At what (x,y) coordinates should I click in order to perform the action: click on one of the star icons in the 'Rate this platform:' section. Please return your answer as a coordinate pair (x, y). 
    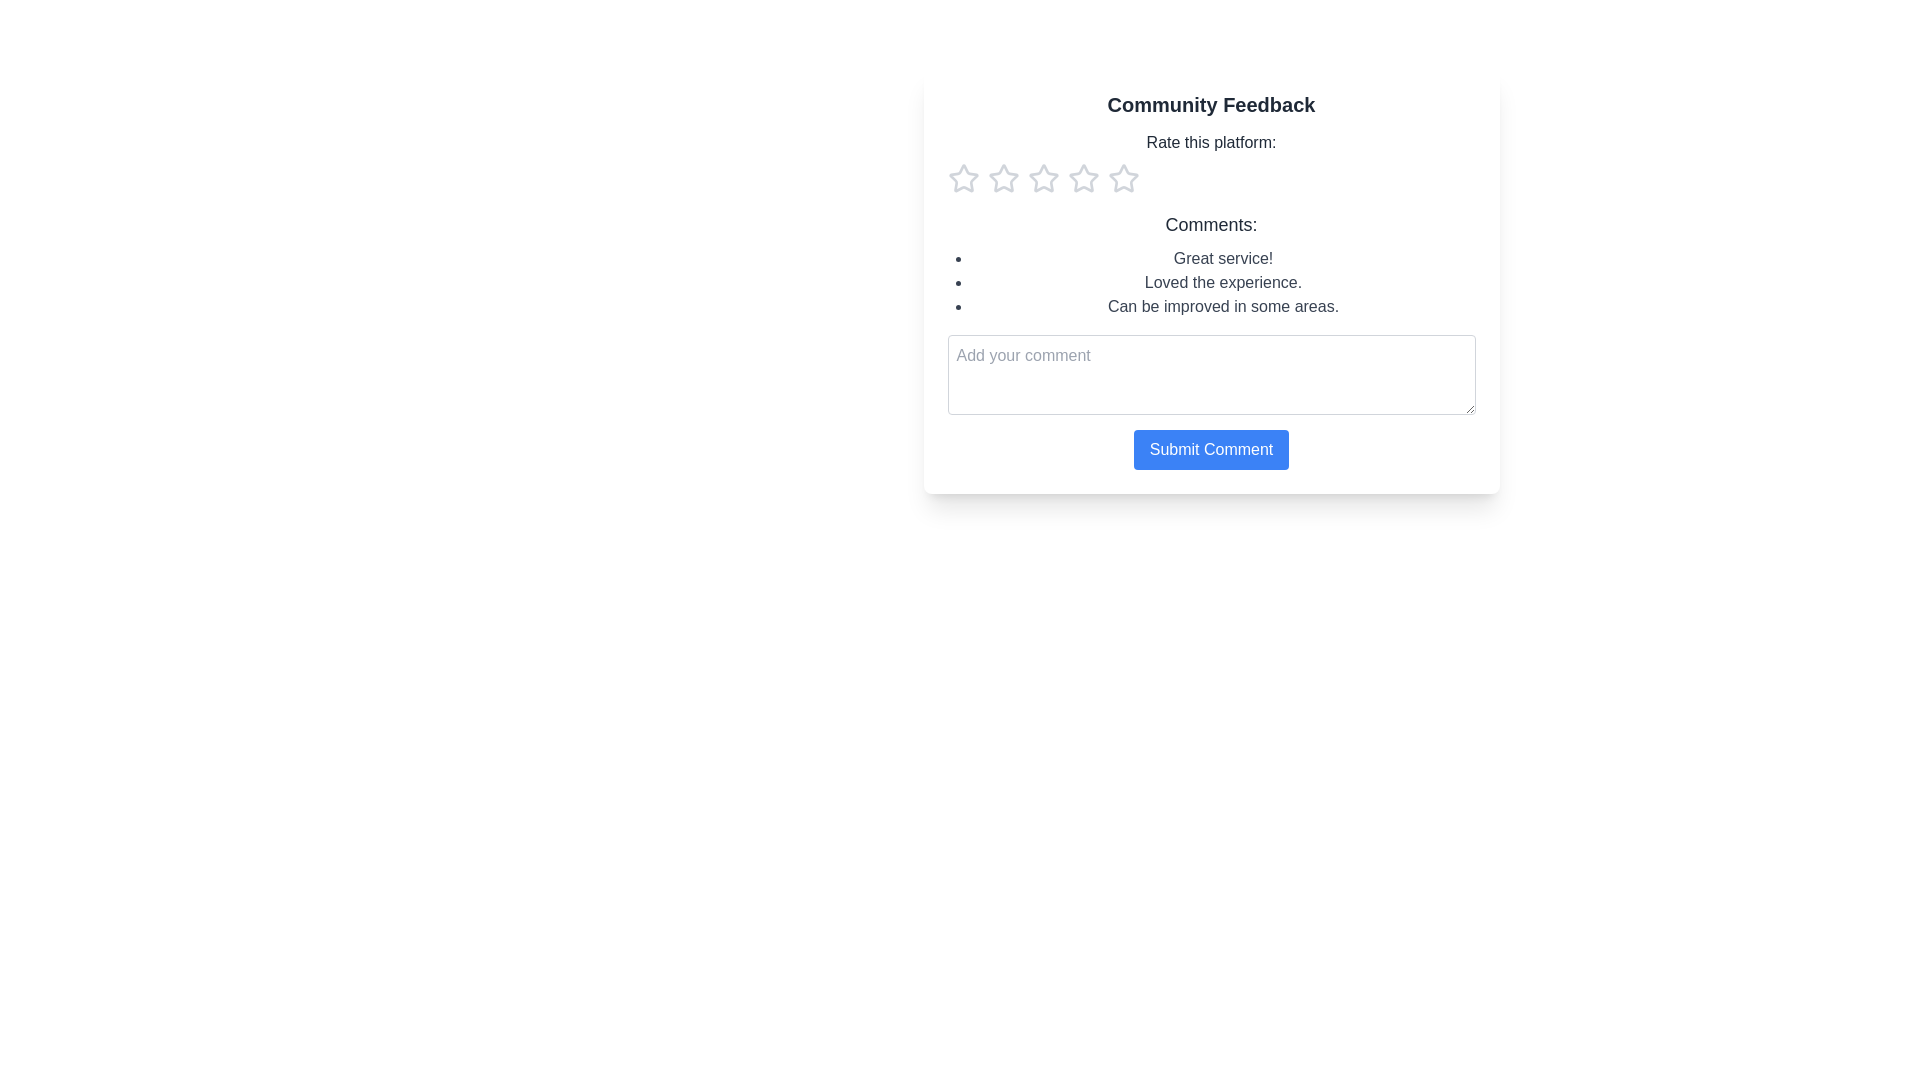
    Looking at the image, I should click on (1210, 161).